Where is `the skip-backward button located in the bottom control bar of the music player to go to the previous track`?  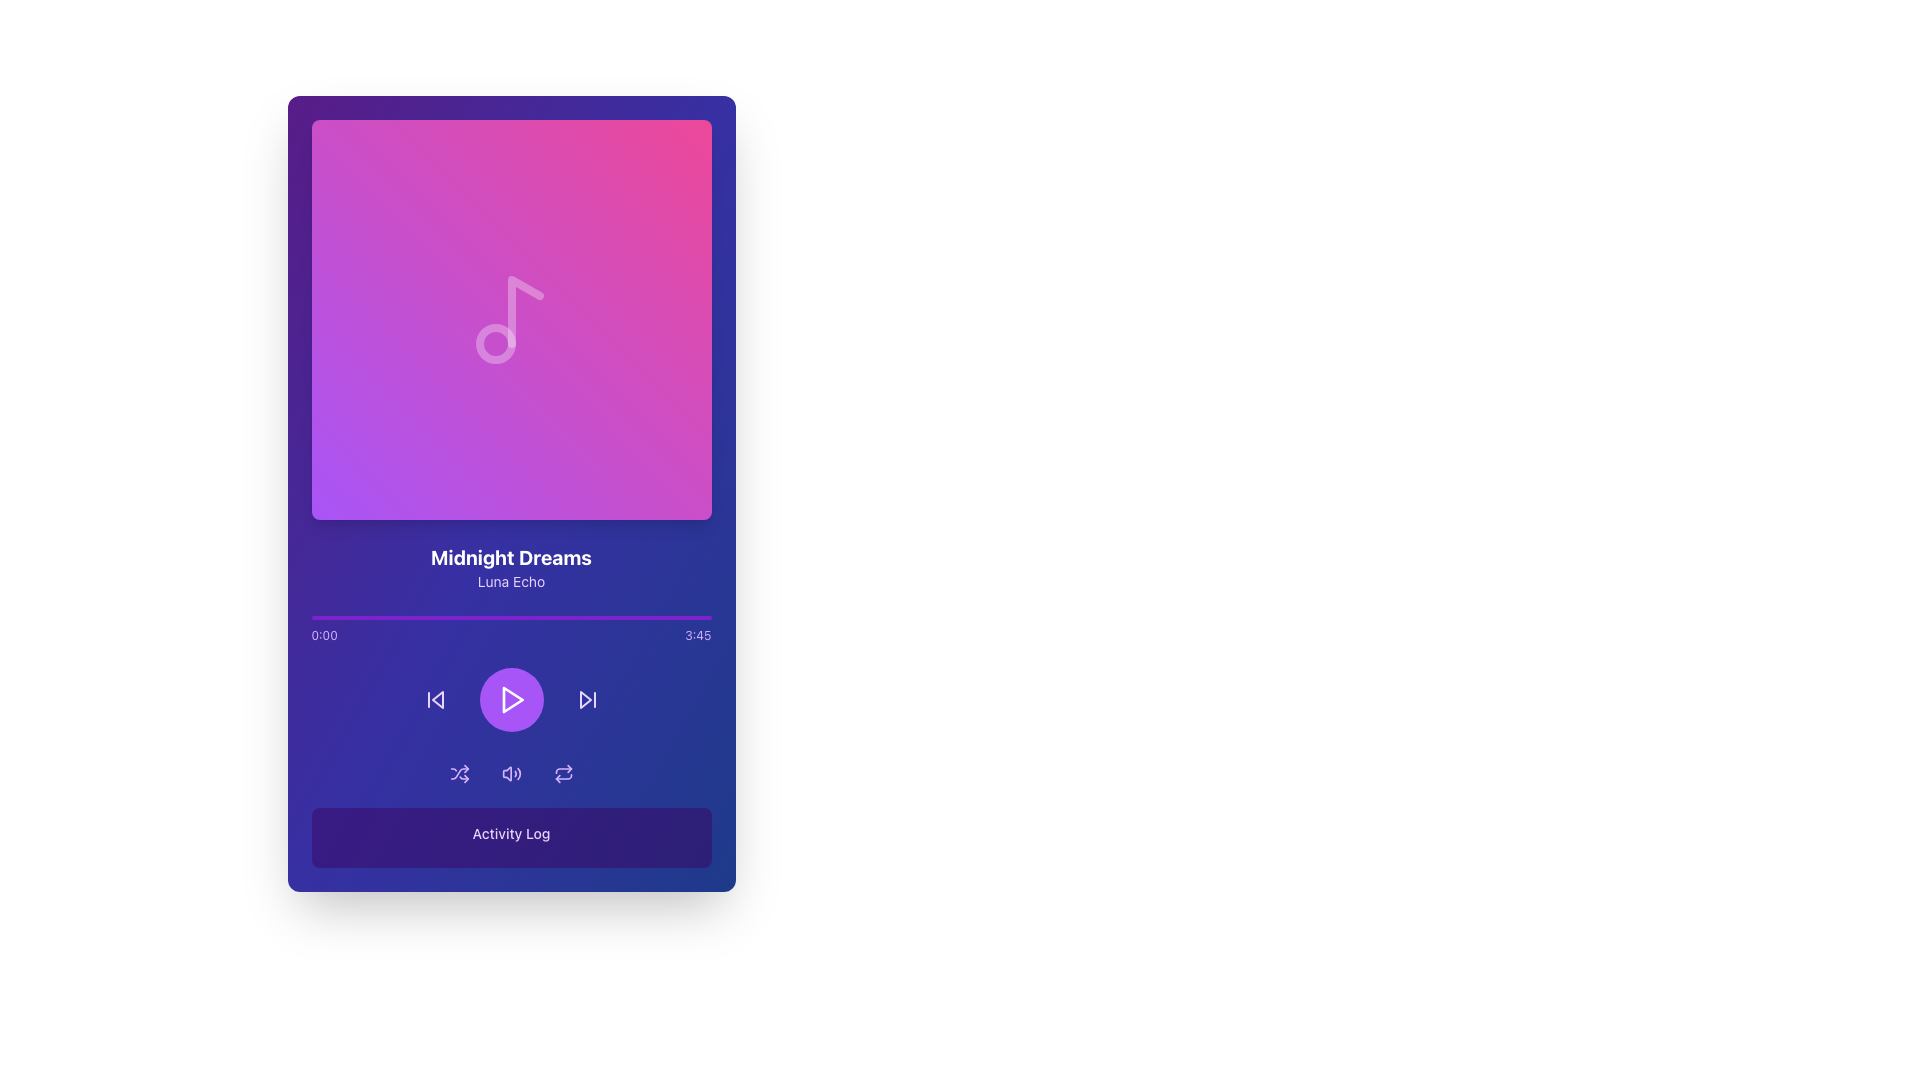
the skip-backward button located in the bottom control bar of the music player to go to the previous track is located at coordinates (434, 698).